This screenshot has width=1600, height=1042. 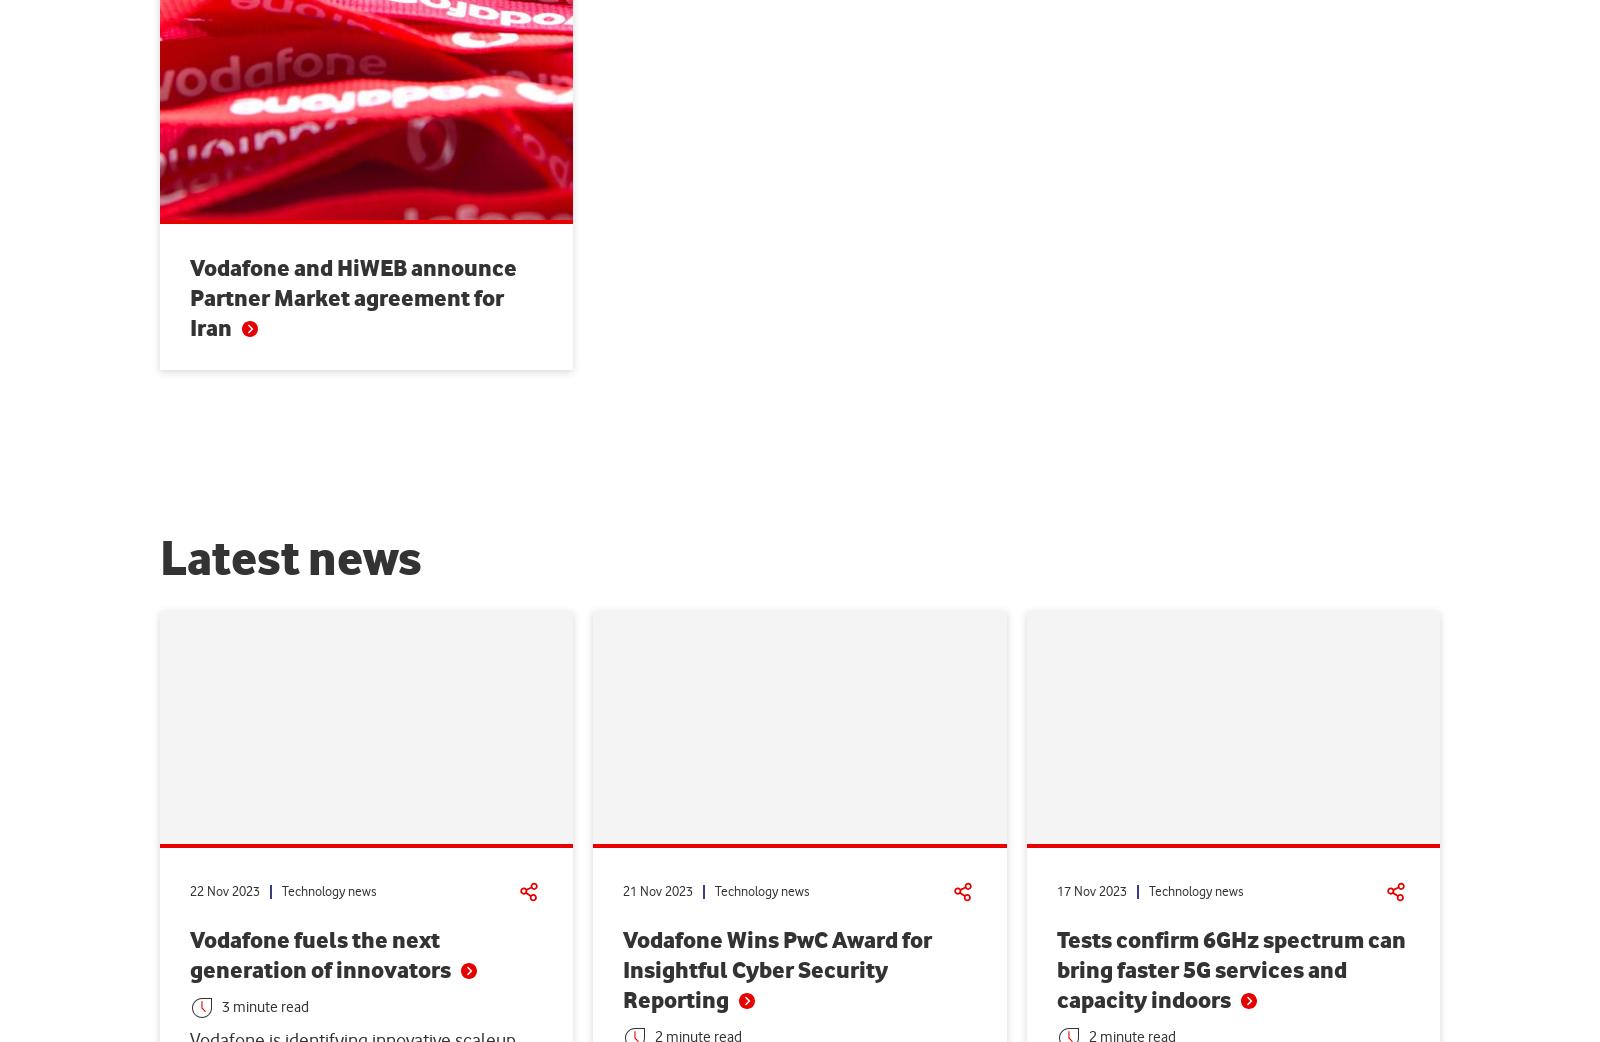 What do you see at coordinates (159, 559) in the screenshot?
I see `'Latest news'` at bounding box center [159, 559].